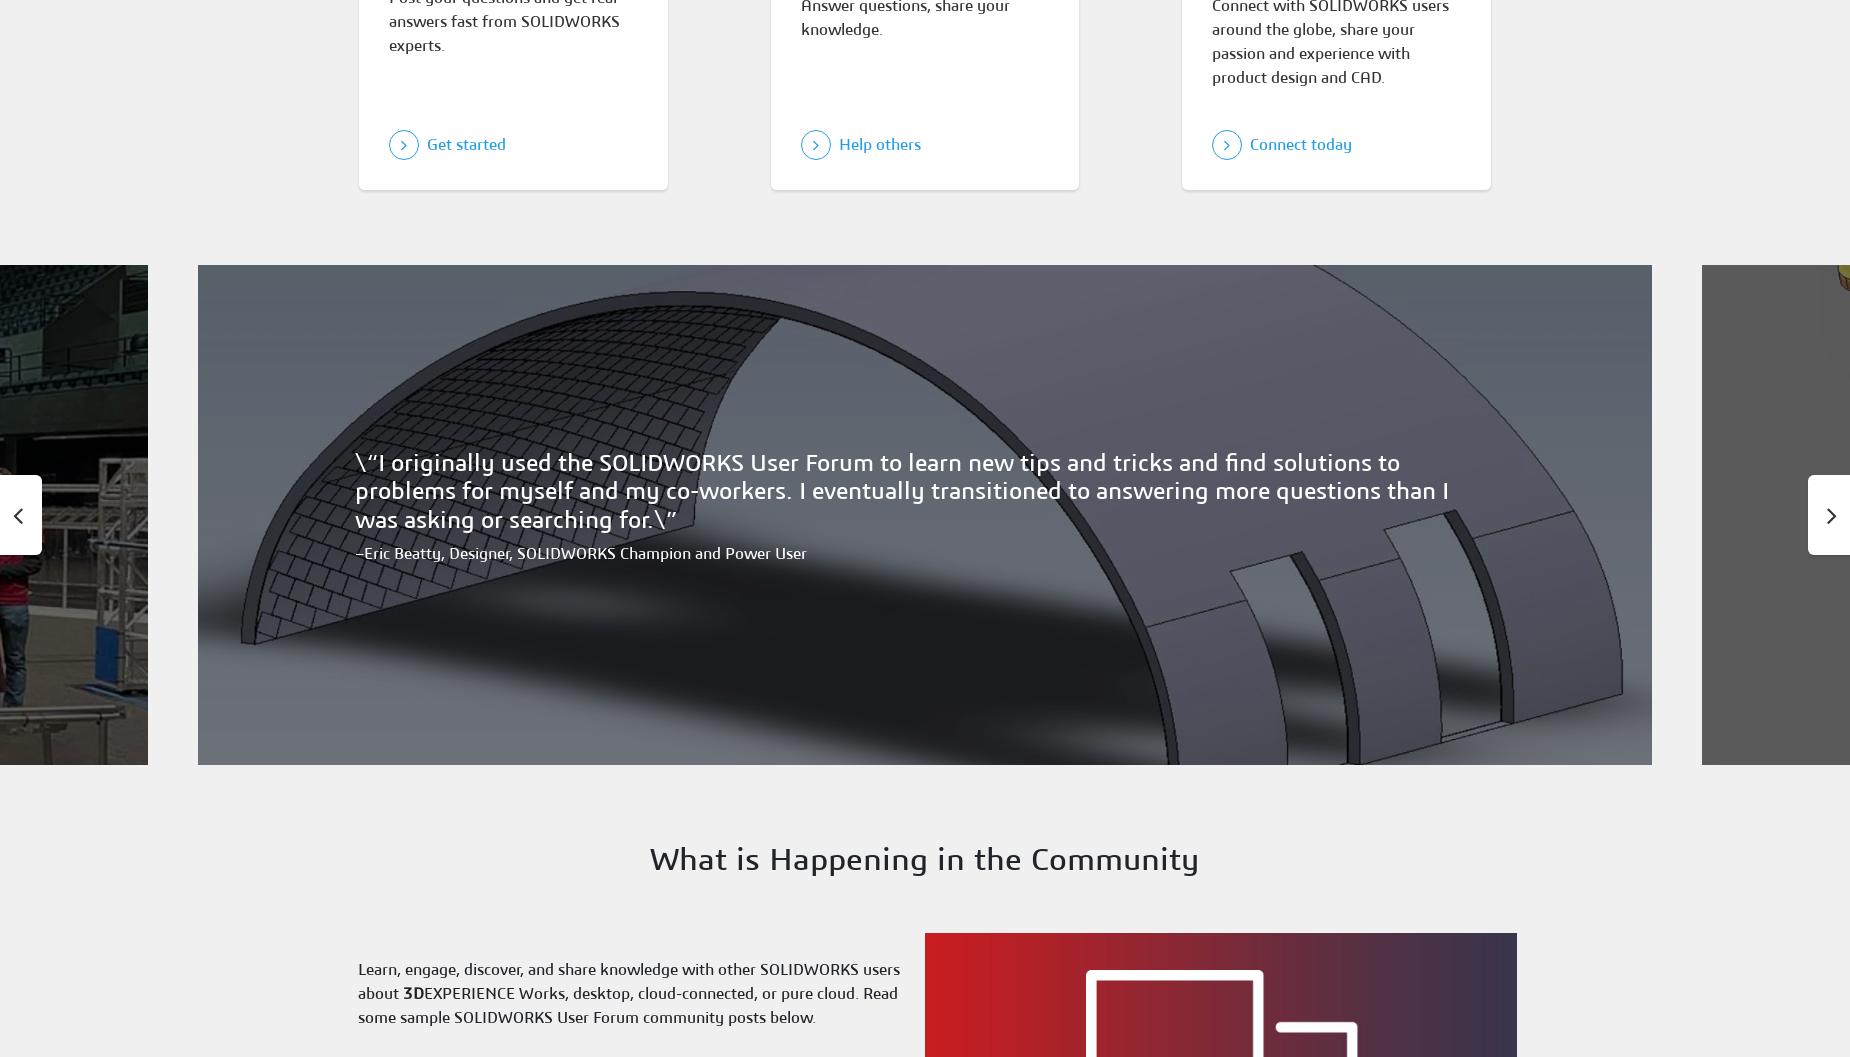 The height and width of the screenshot is (1057, 1850). Describe the element at coordinates (581, 458) in the screenshot. I see `'What “getting started” resources are available to help me engage in the'` at that location.